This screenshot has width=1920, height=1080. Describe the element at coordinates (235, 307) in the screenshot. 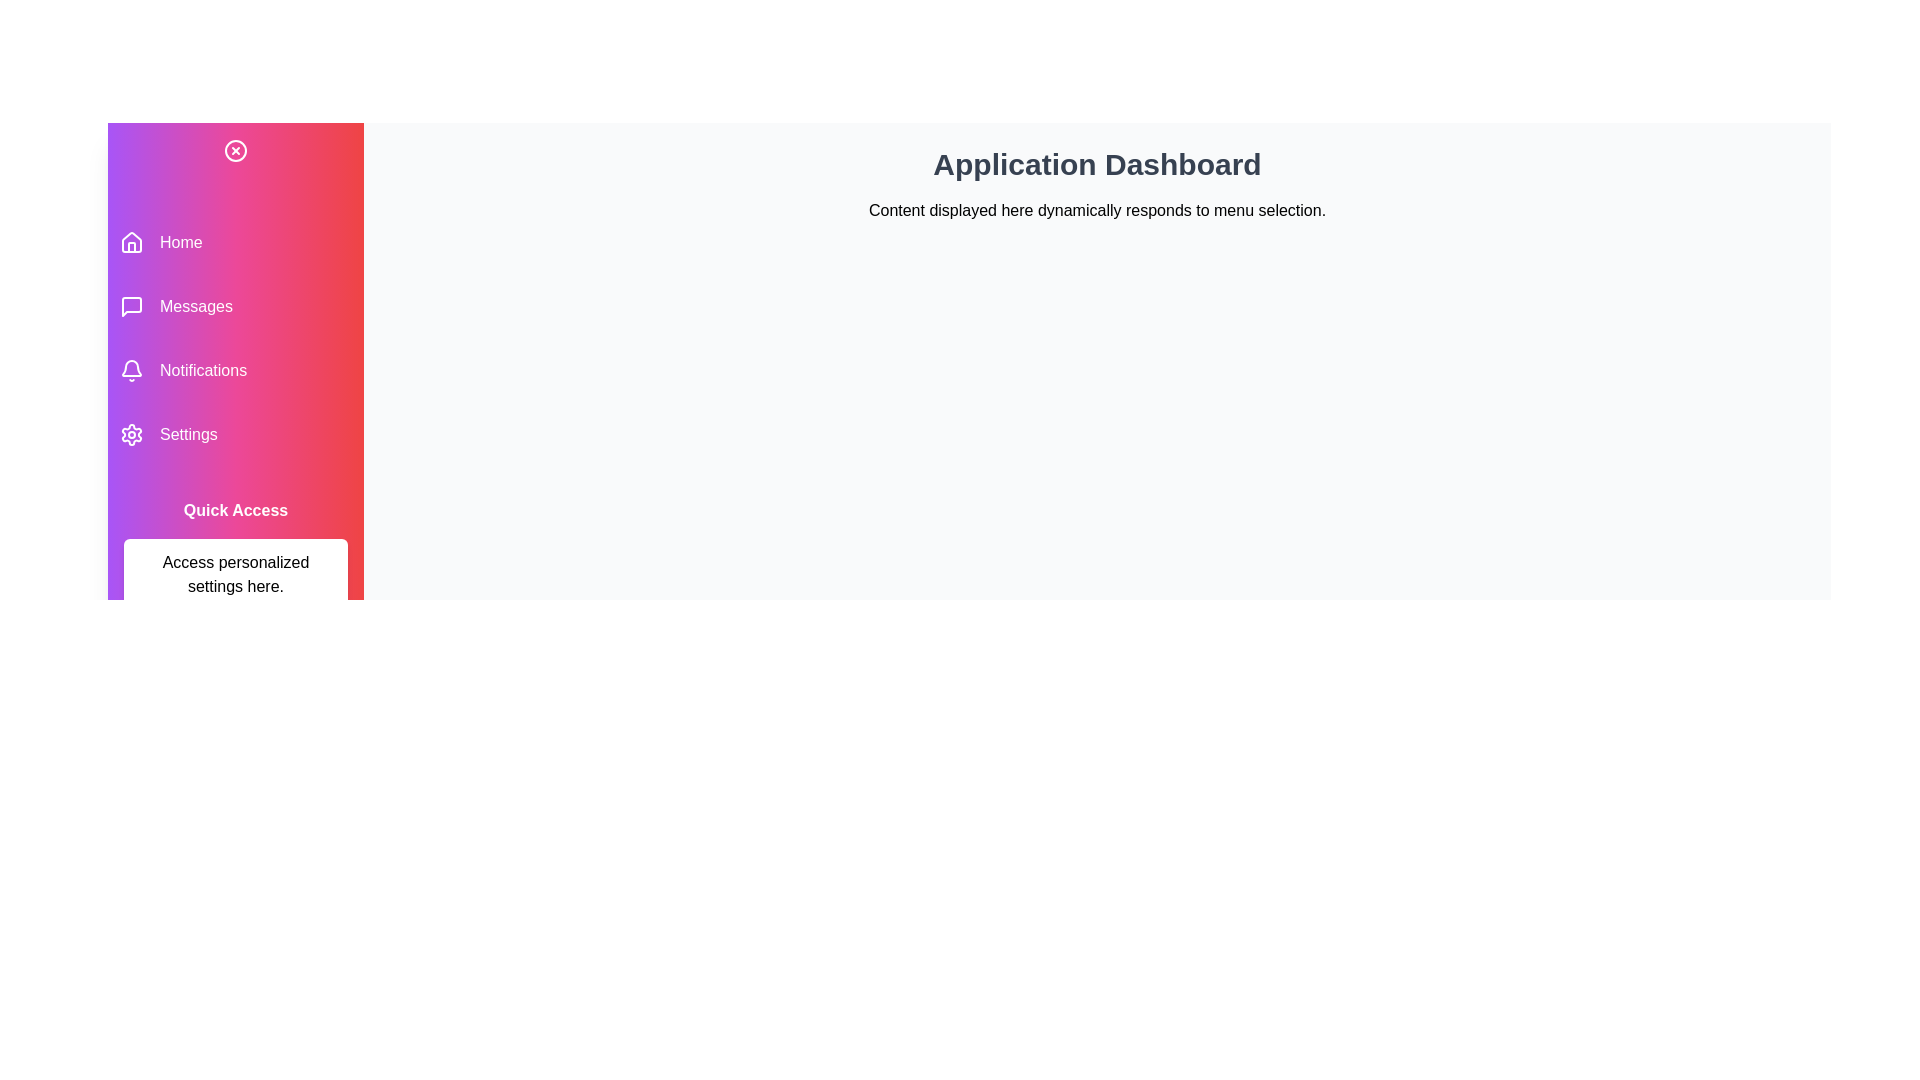

I see `the menu item labeled Messages to navigate to the corresponding section` at that location.